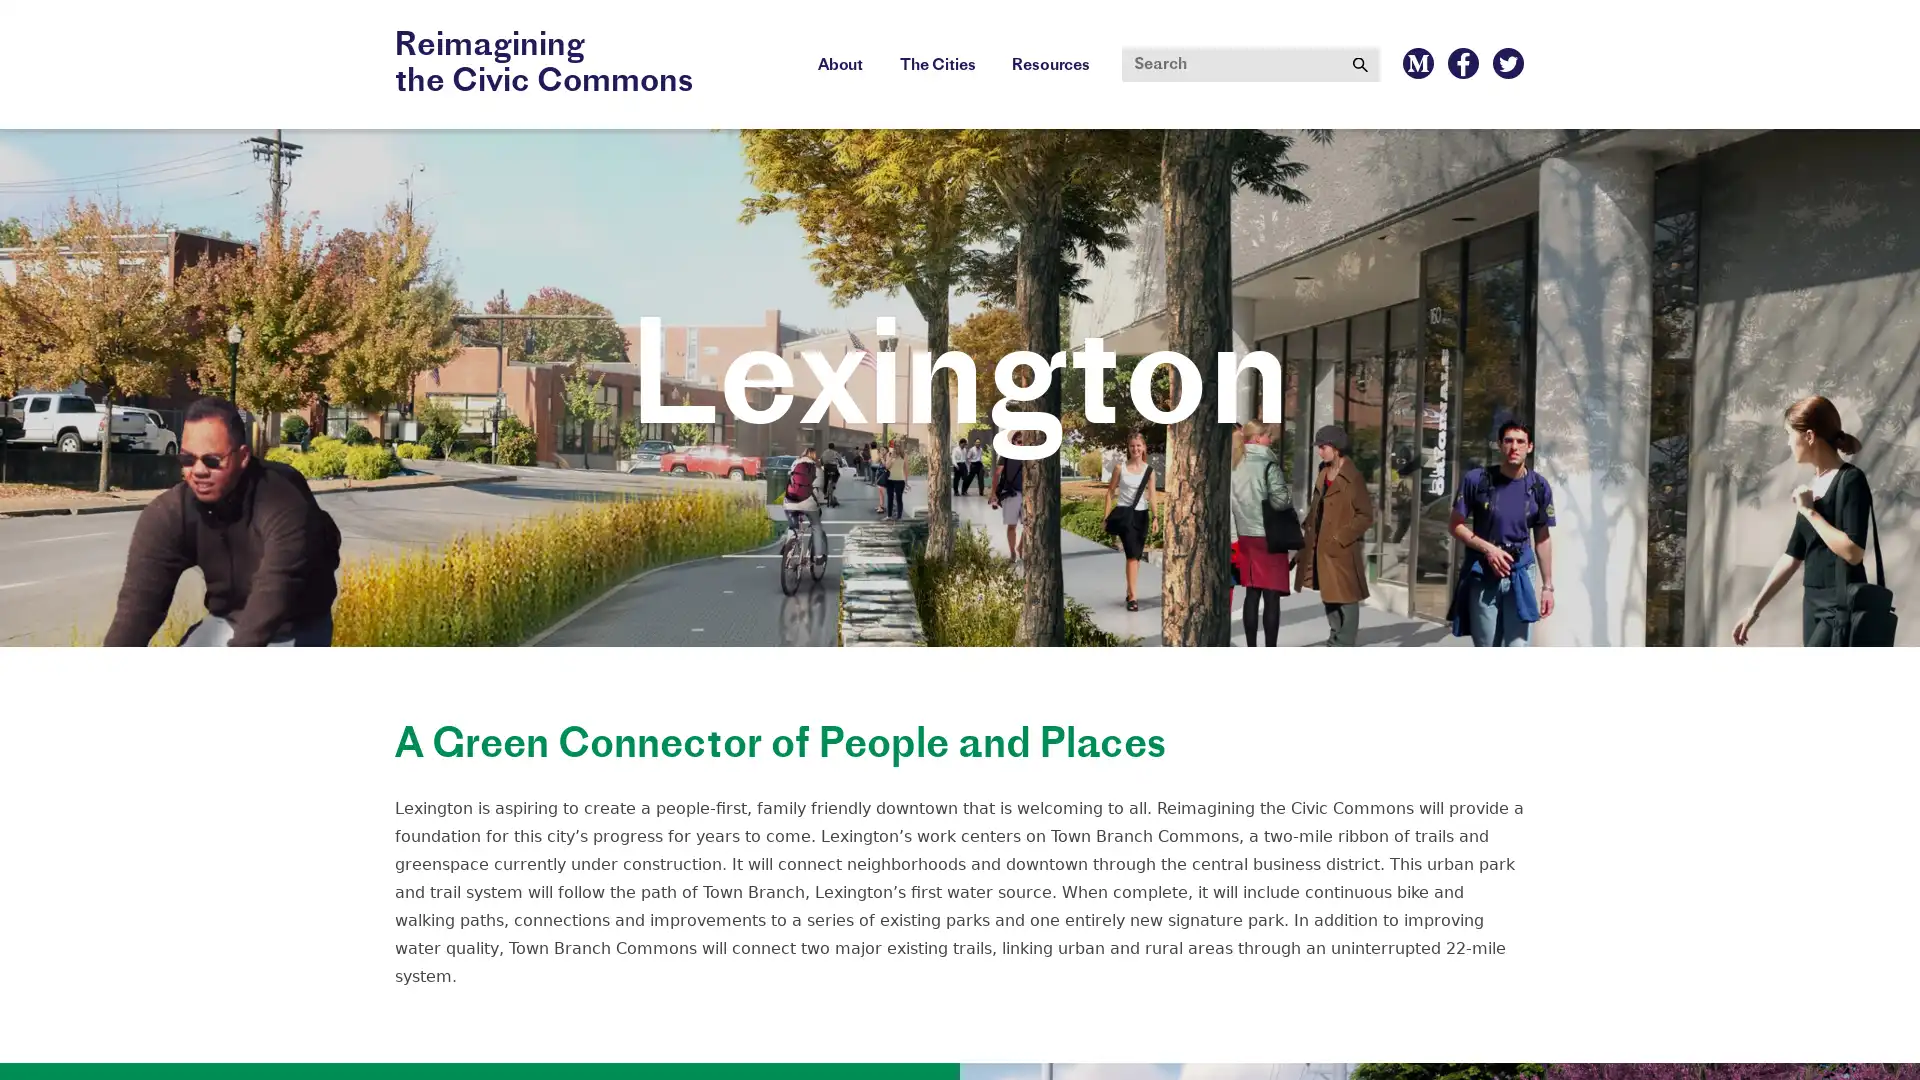 Image resolution: width=1920 pixels, height=1080 pixels. What do you see at coordinates (1360, 63) in the screenshot?
I see `Submit` at bounding box center [1360, 63].